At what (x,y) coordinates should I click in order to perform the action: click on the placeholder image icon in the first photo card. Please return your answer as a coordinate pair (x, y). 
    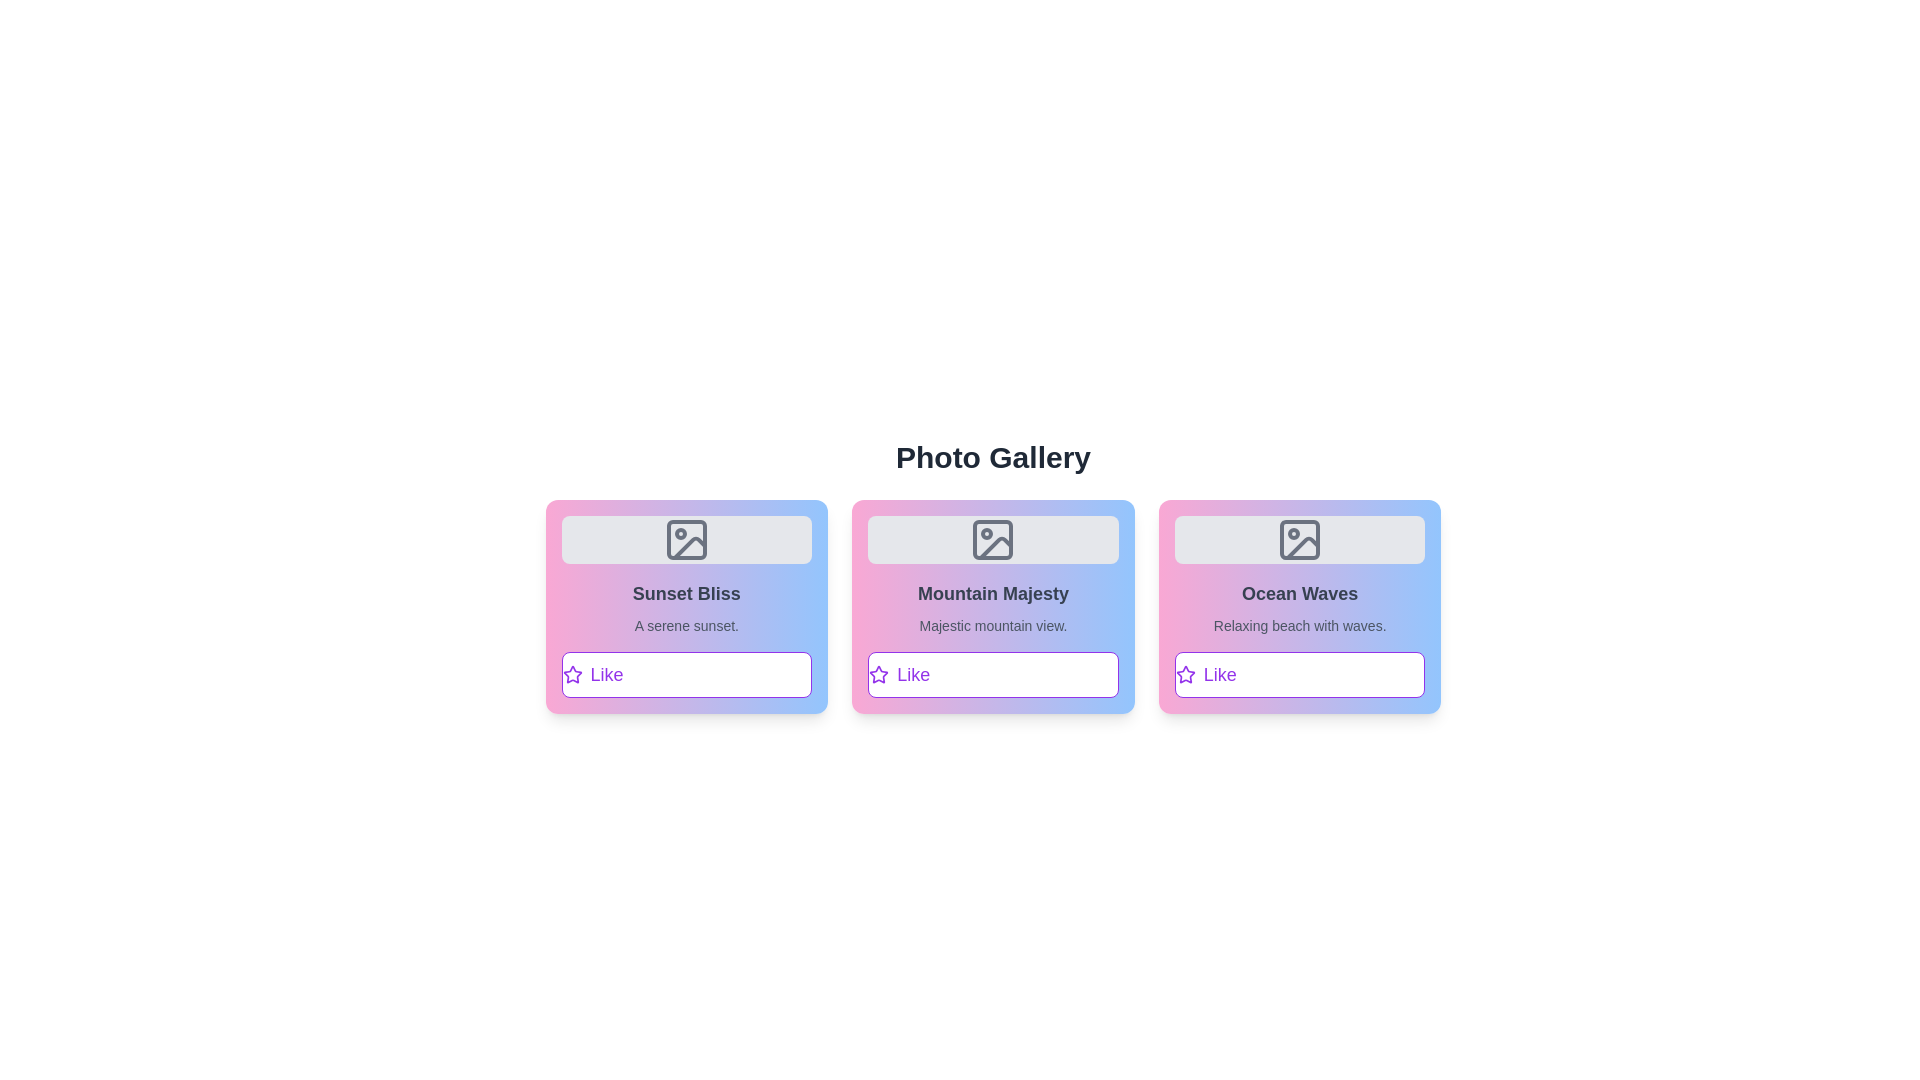
    Looking at the image, I should click on (686, 540).